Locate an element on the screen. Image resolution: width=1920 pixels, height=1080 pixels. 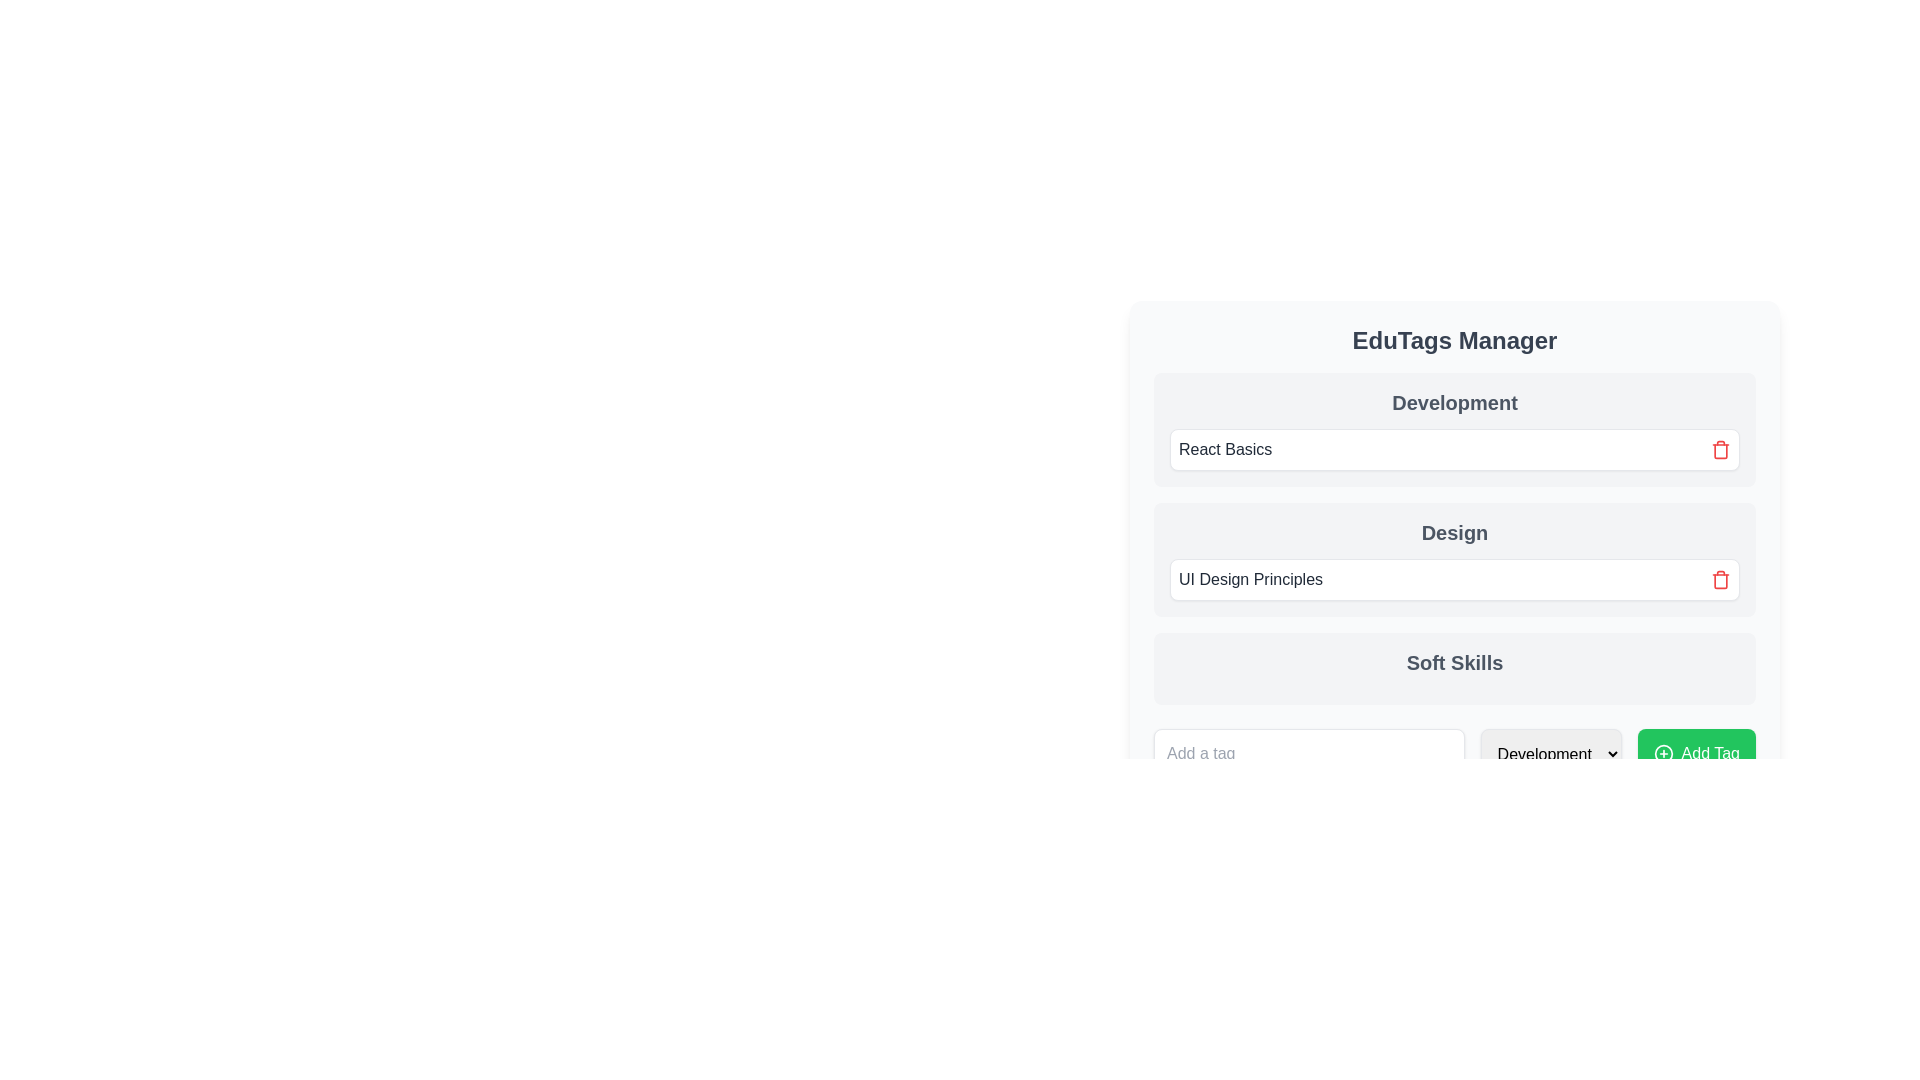
the text label element displaying 'React Basics' under the 'Development' header, which is non-interactive and serves as an identifier is located at coordinates (1224, 450).